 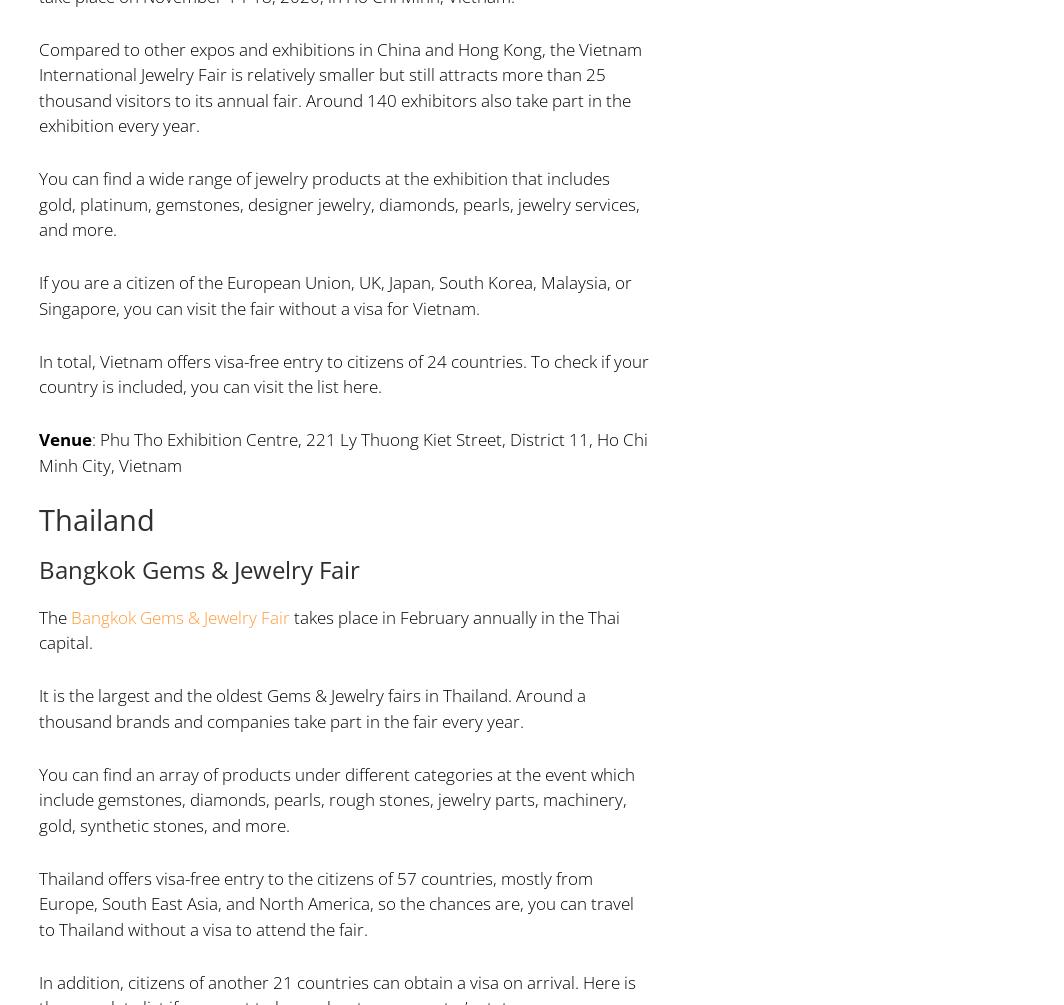 I want to click on 'You can find an array of products under different categories at the event which include gemstones, diamonds, pearls, rough stones, jewelry parts, machinery, gold, synthetic stones, and more.', so click(x=336, y=798).